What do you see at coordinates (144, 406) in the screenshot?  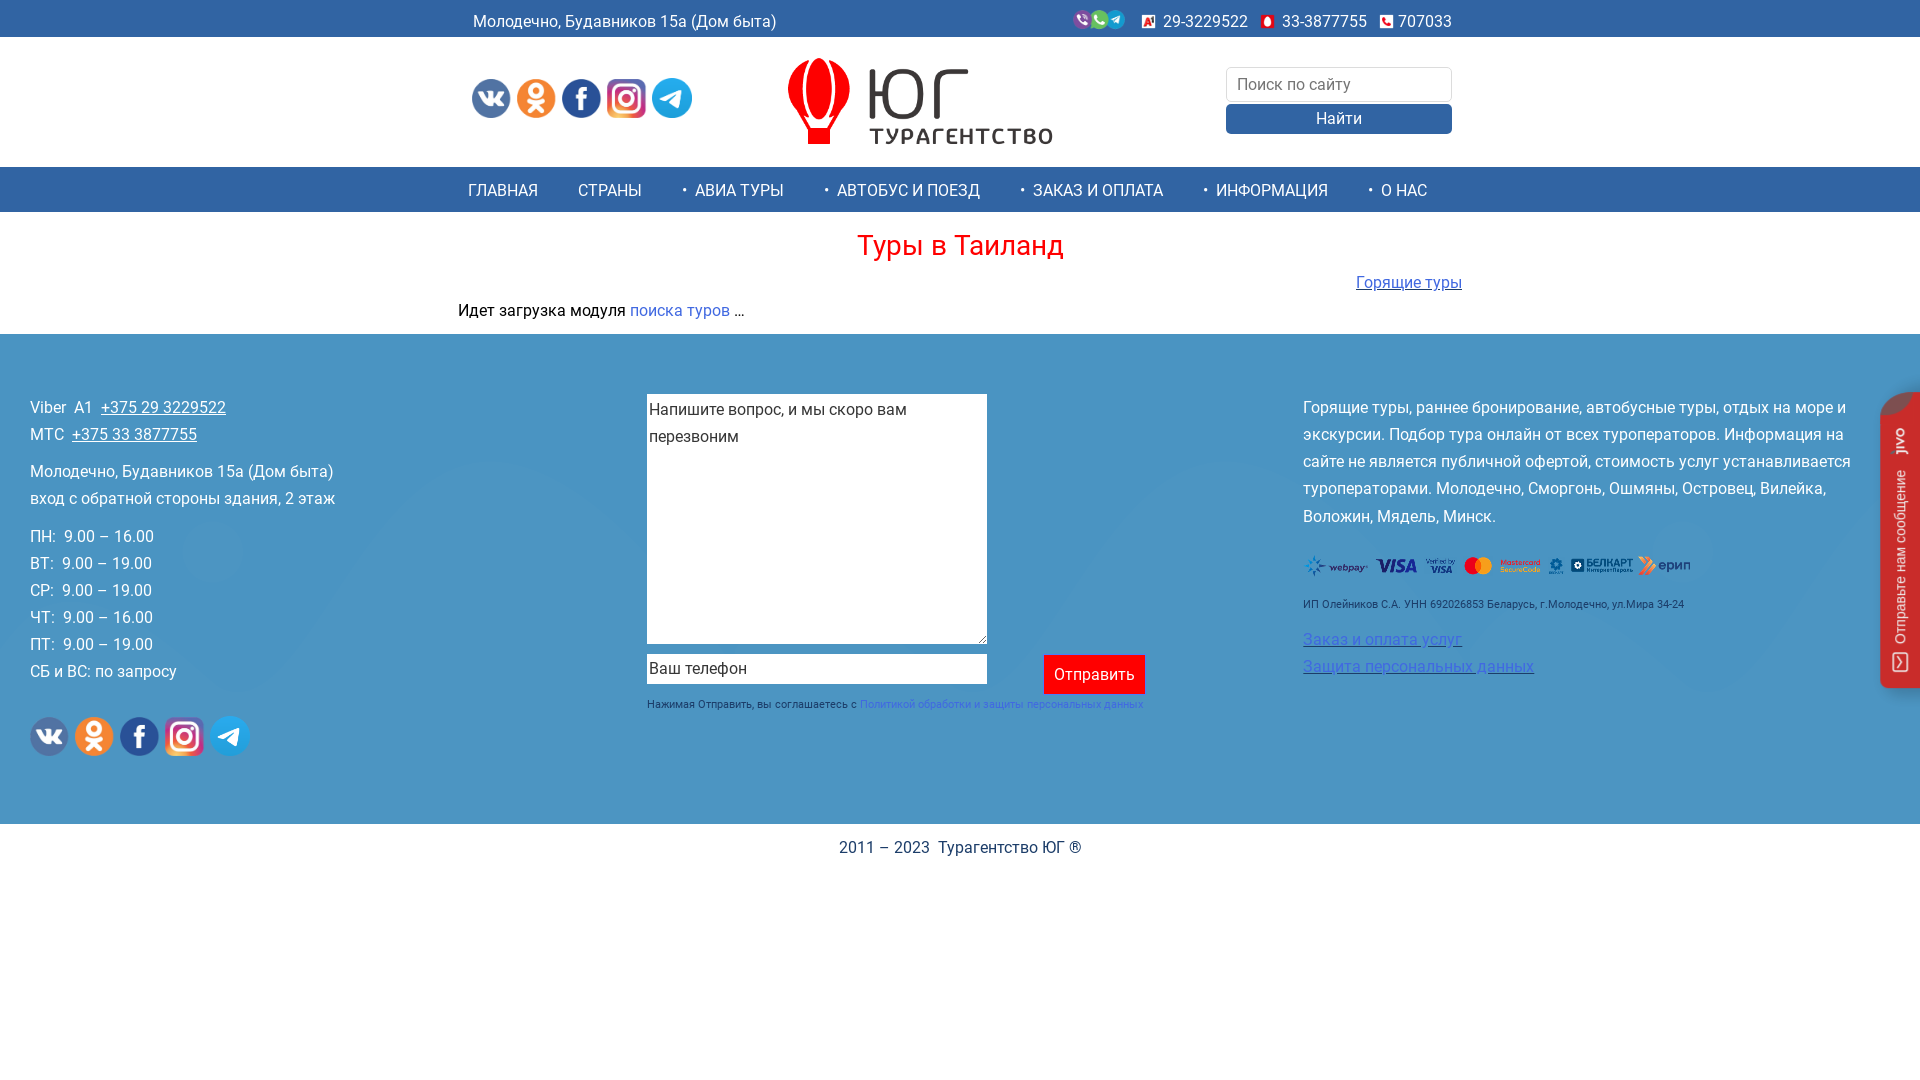 I see `'  A1  +375 29 3229522'` at bounding box center [144, 406].